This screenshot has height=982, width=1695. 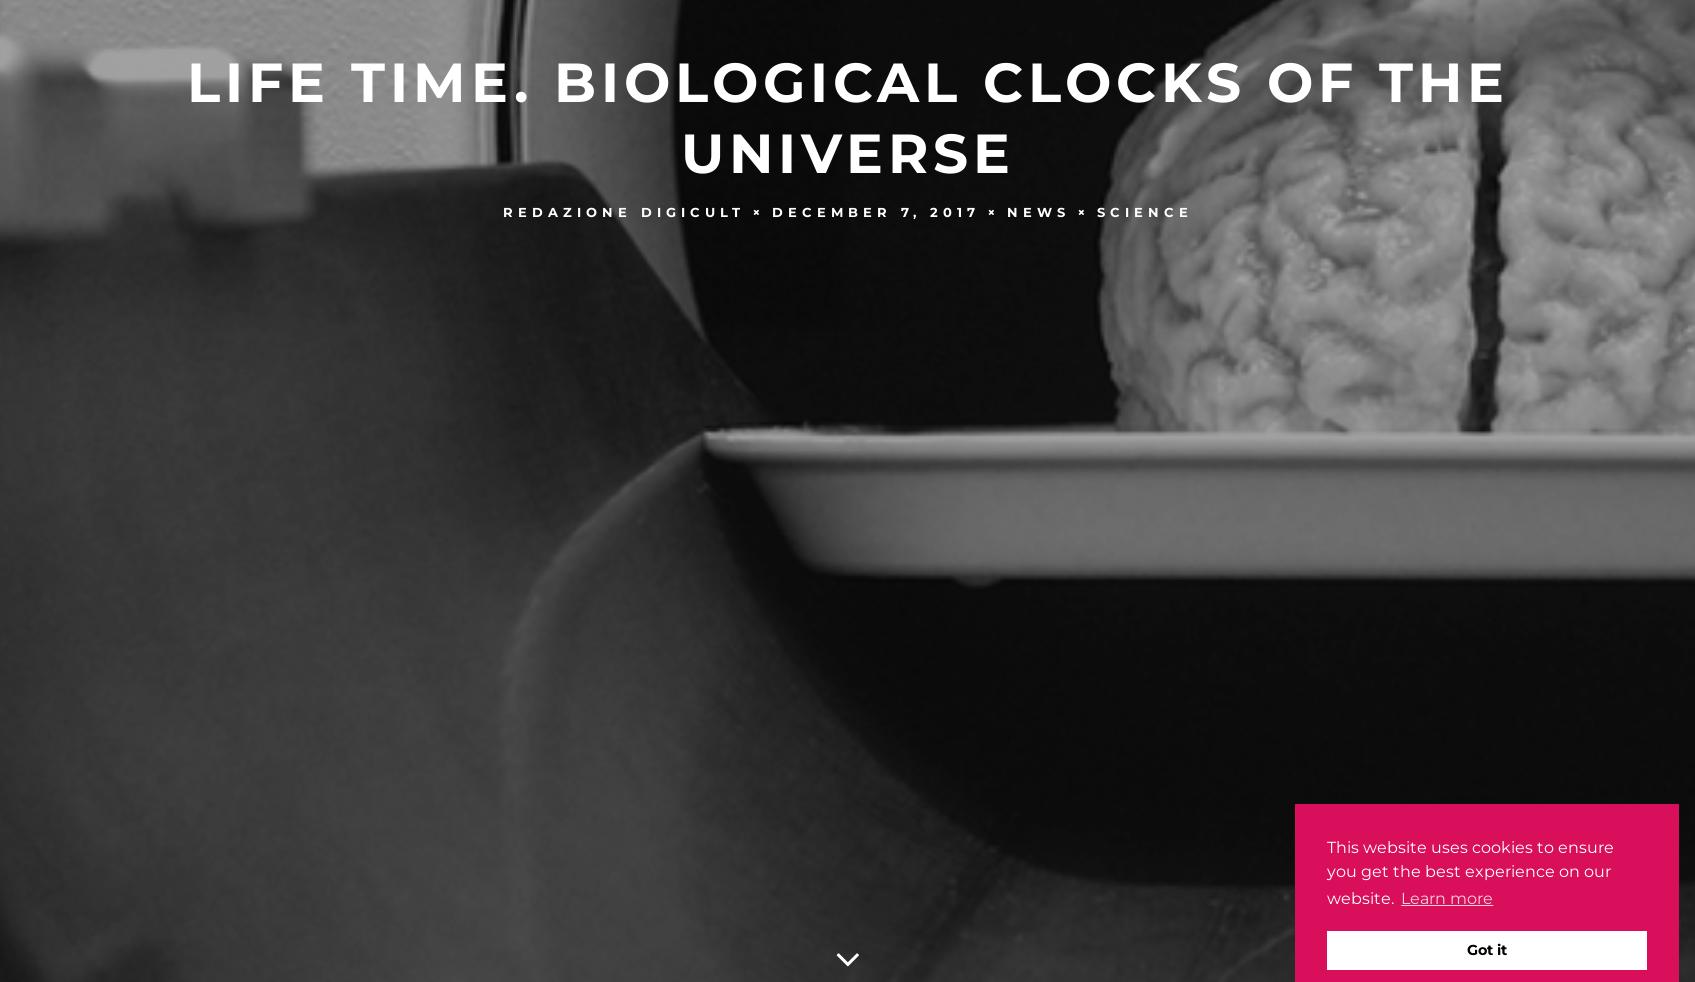 What do you see at coordinates (1399, 898) in the screenshot?
I see `'Learn more'` at bounding box center [1399, 898].